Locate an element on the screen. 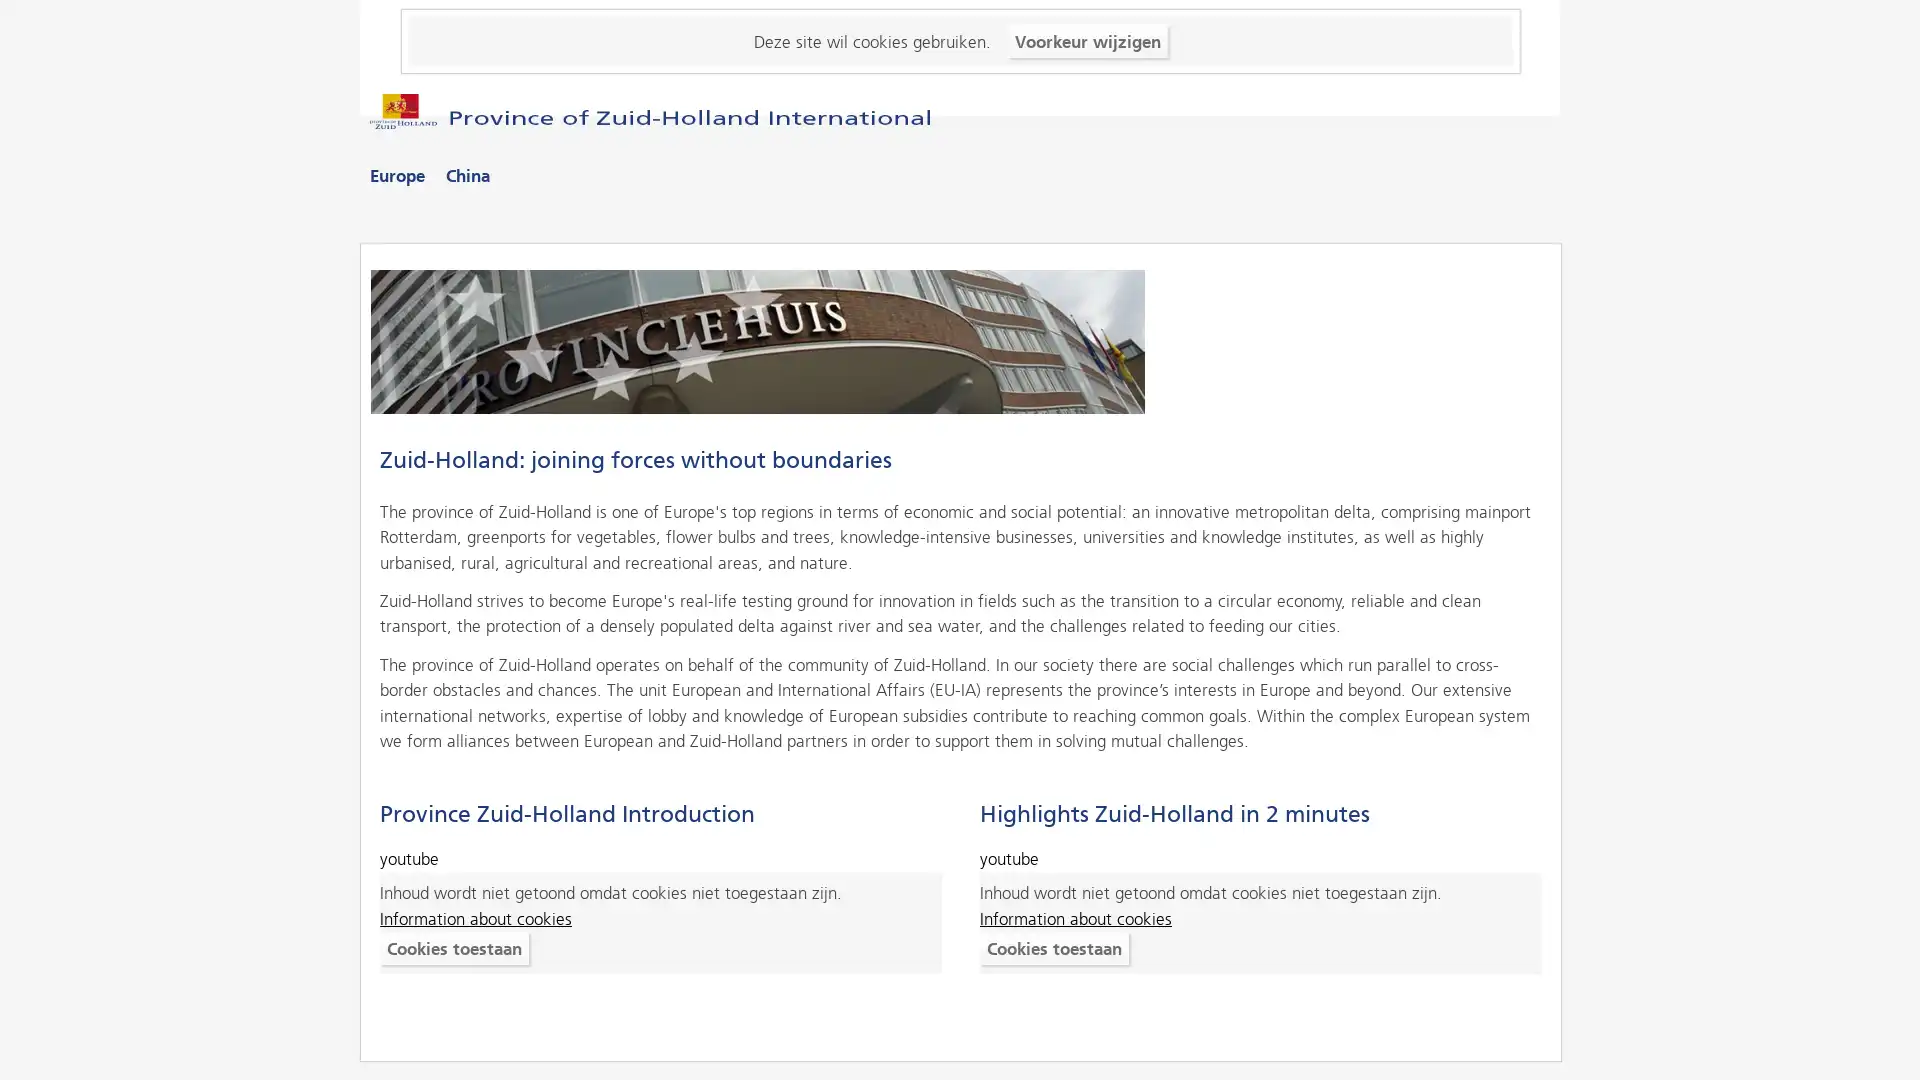 This screenshot has height=1080, width=1920. Cookies toestaan is located at coordinates (1052, 947).